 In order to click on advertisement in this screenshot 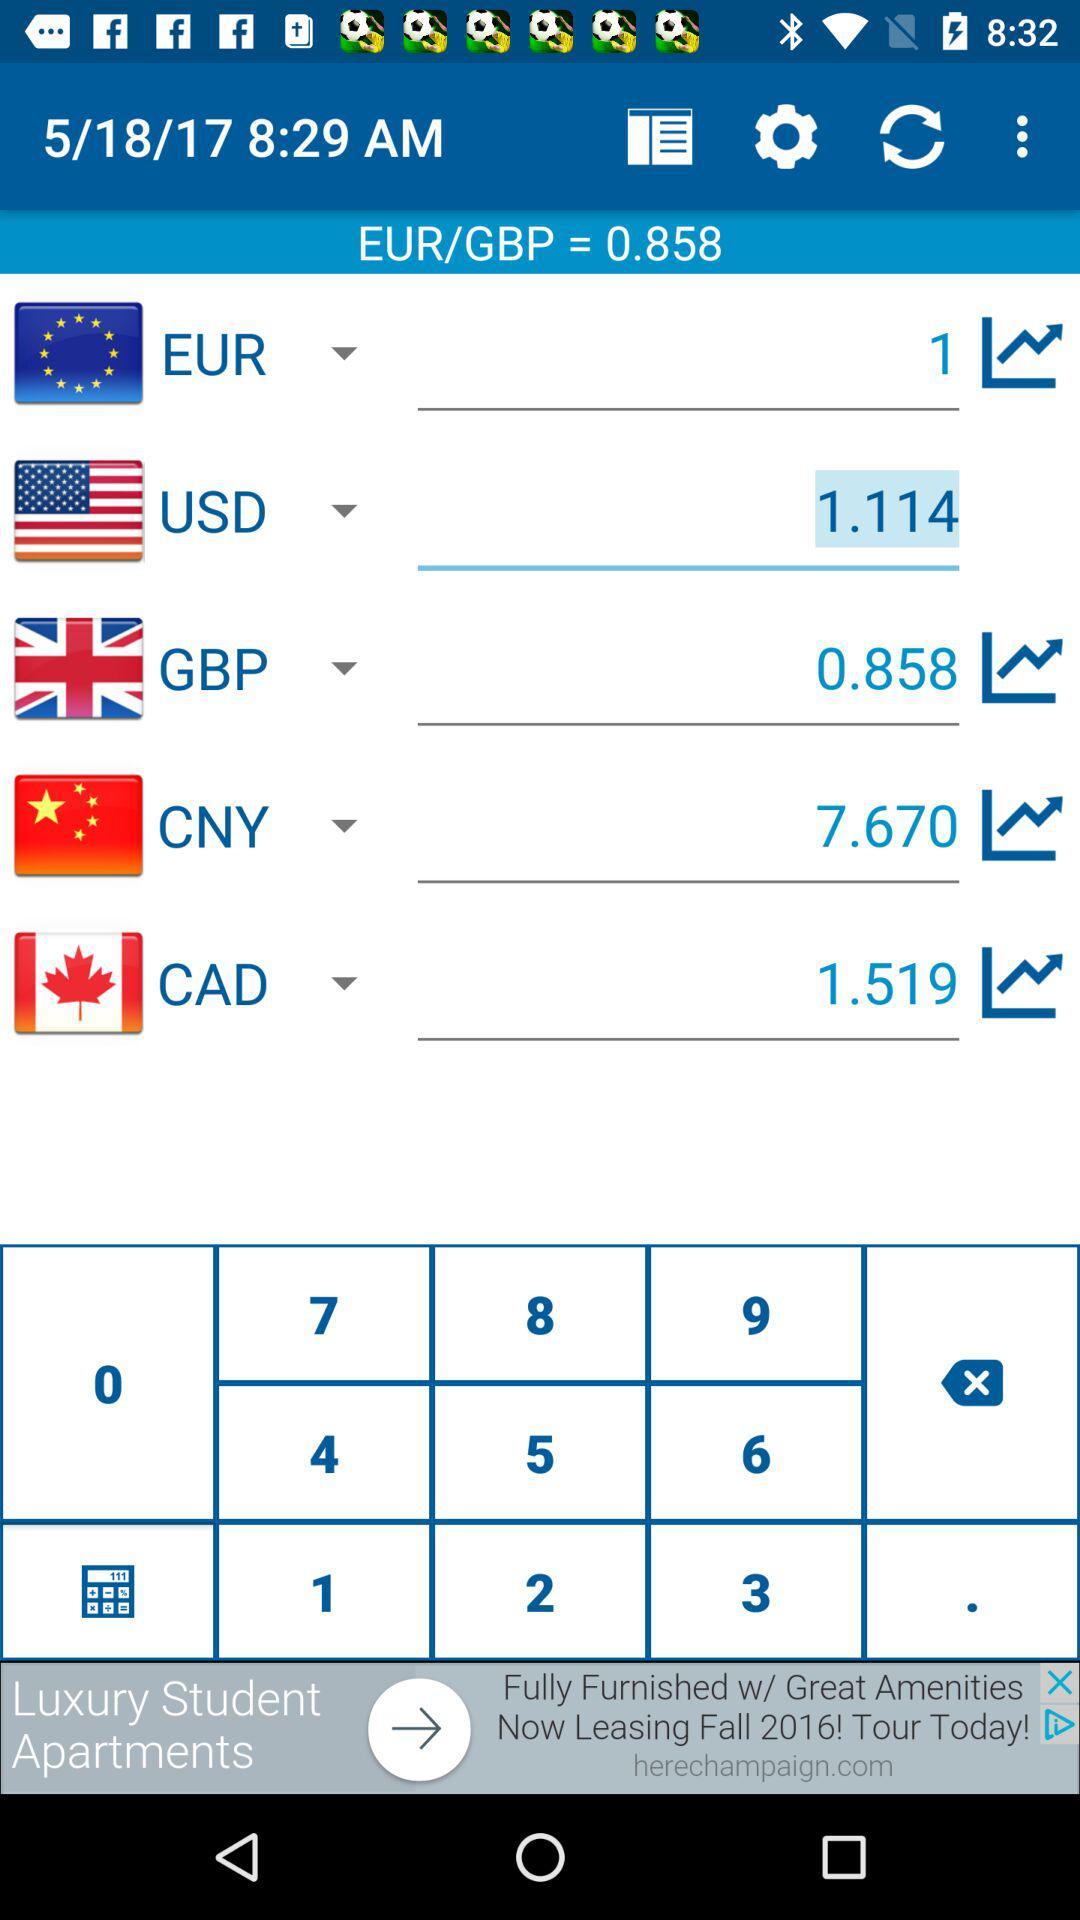, I will do `click(540, 1727)`.